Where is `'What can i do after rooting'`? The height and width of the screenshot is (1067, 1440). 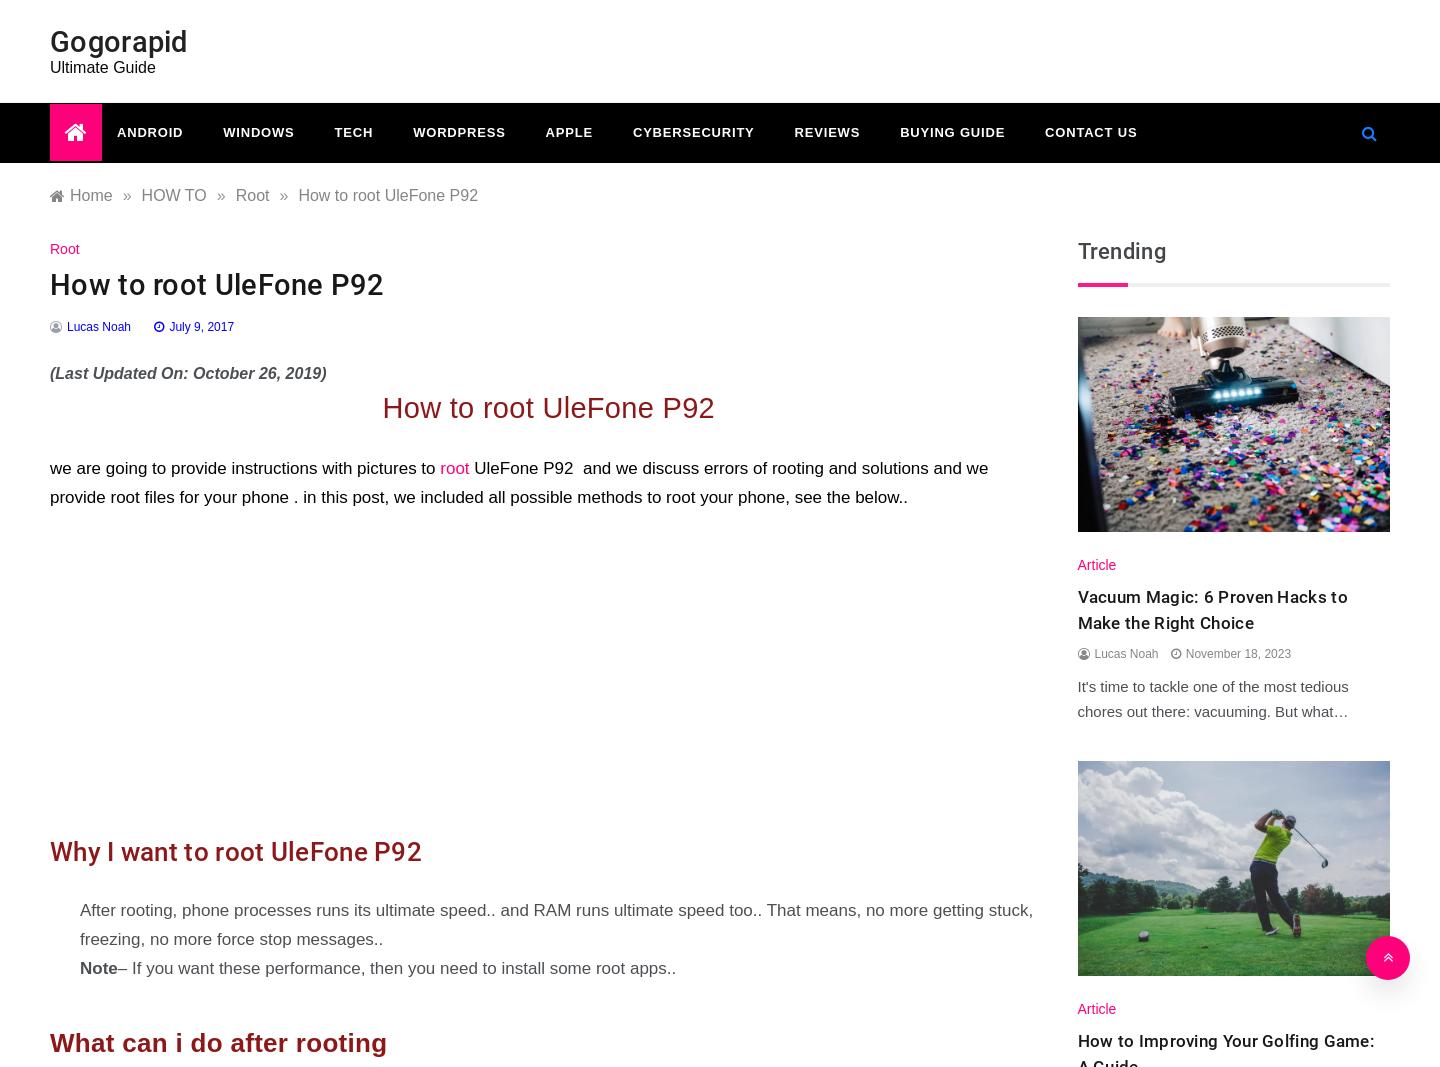 'What can i do after rooting' is located at coordinates (218, 1042).